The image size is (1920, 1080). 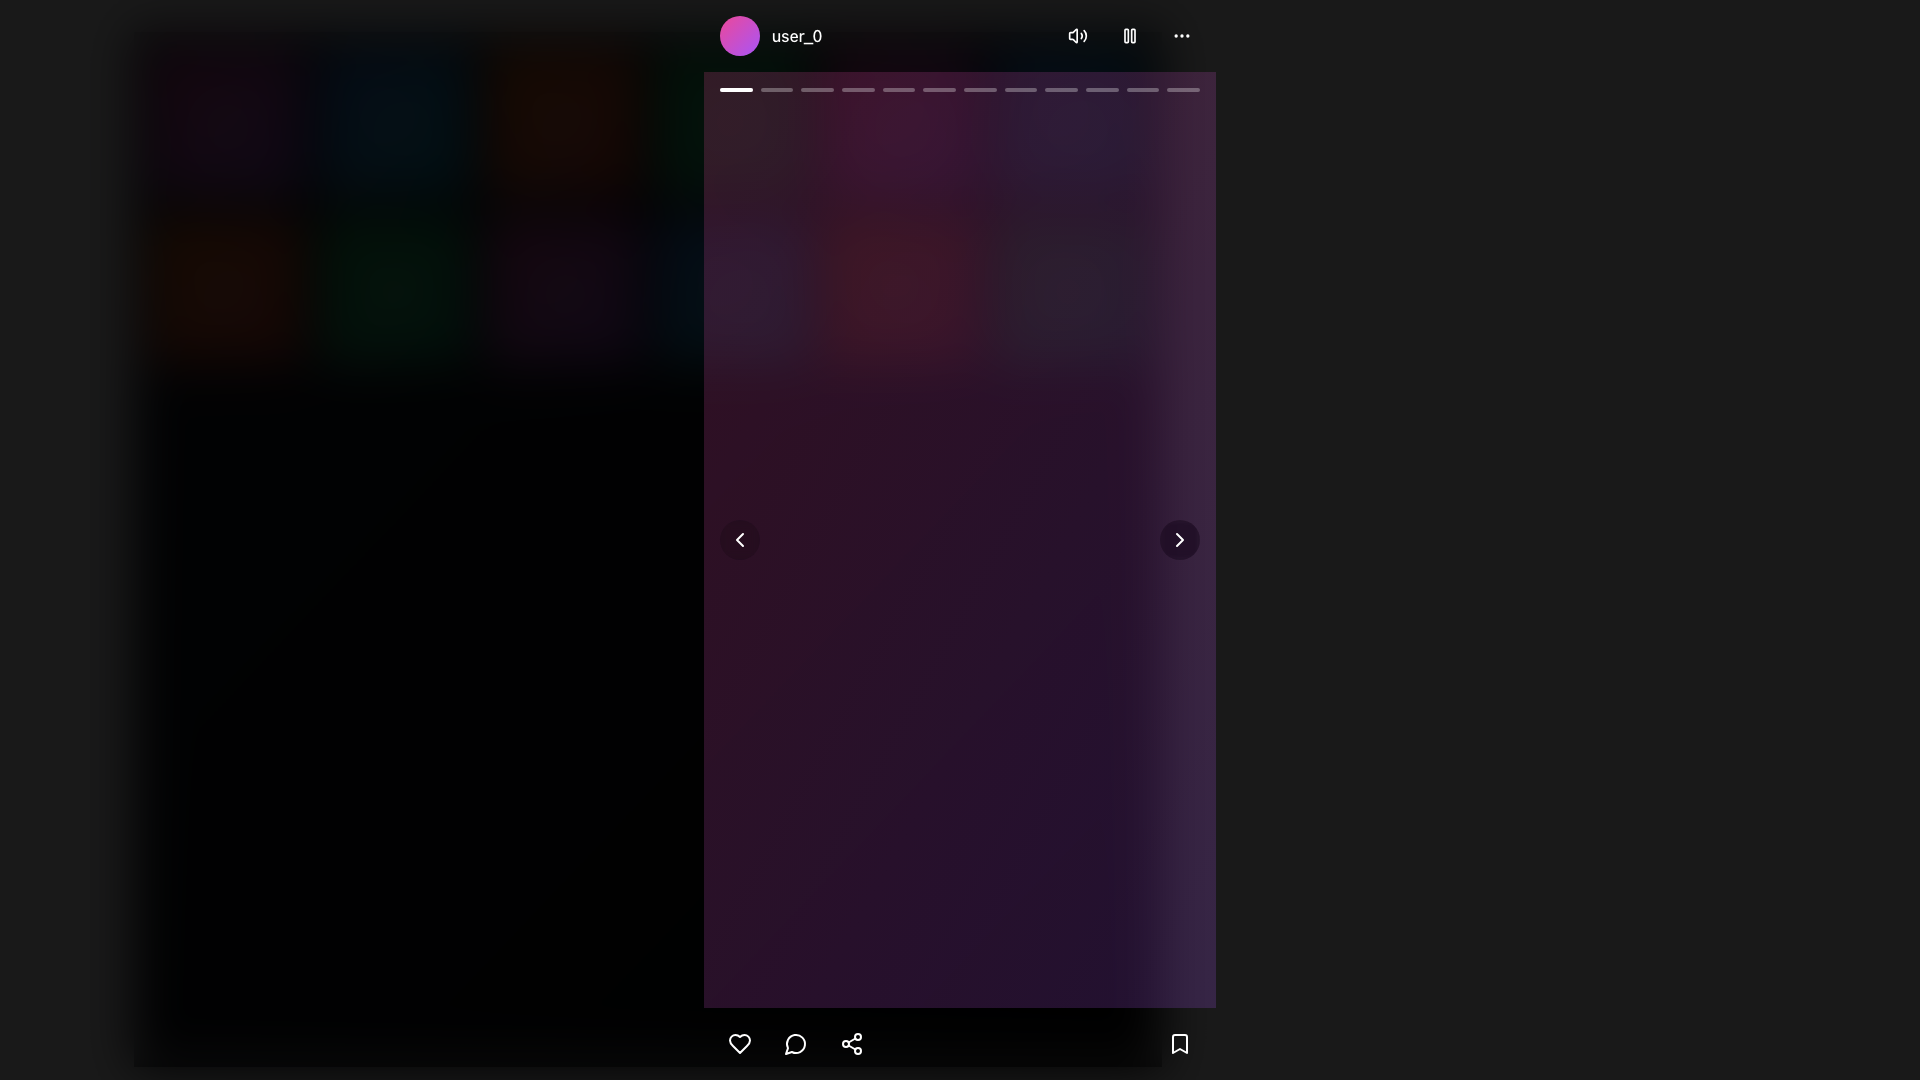 What do you see at coordinates (1142, 88) in the screenshot?
I see `the eleventh progress indicator in a sequence of twelve similar horizontal bars located at the top right of the interface` at bounding box center [1142, 88].